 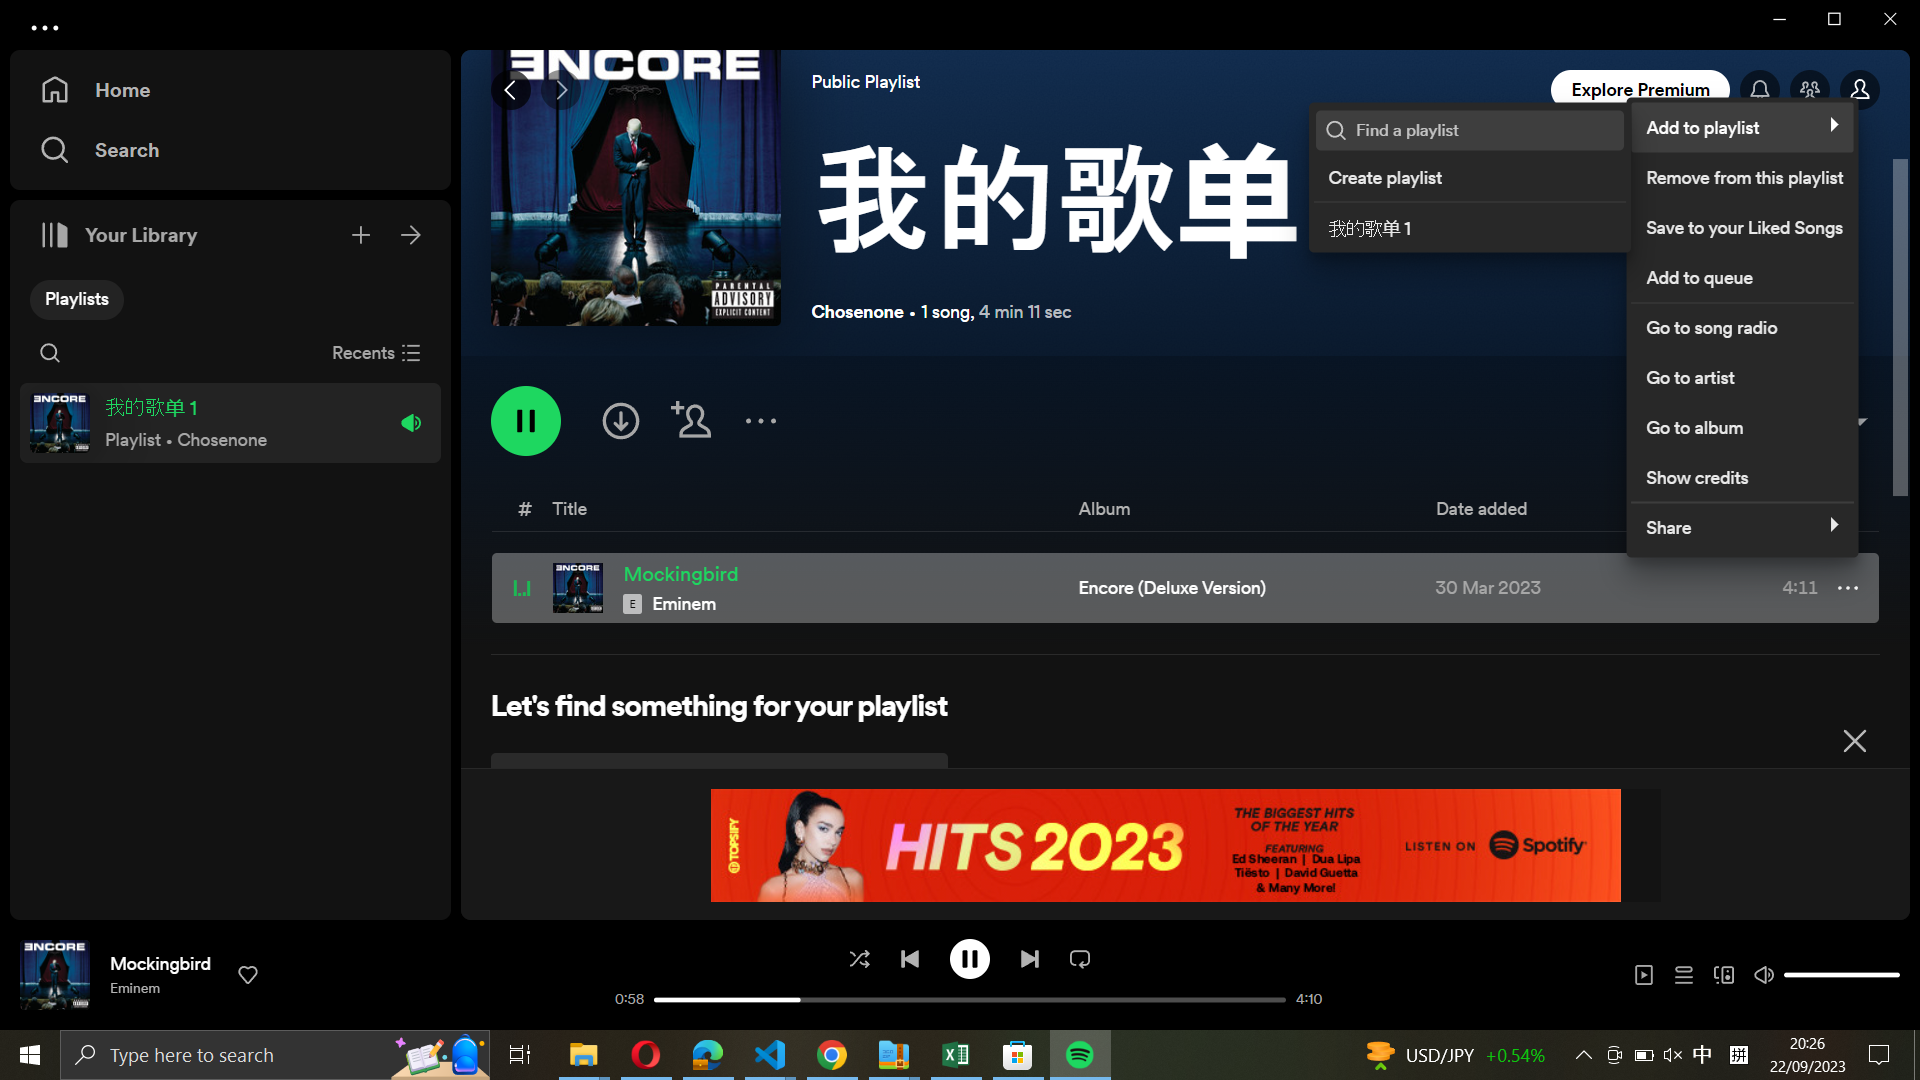 I want to click on Remove selected audio file from the playlist, so click(x=1741, y=172).